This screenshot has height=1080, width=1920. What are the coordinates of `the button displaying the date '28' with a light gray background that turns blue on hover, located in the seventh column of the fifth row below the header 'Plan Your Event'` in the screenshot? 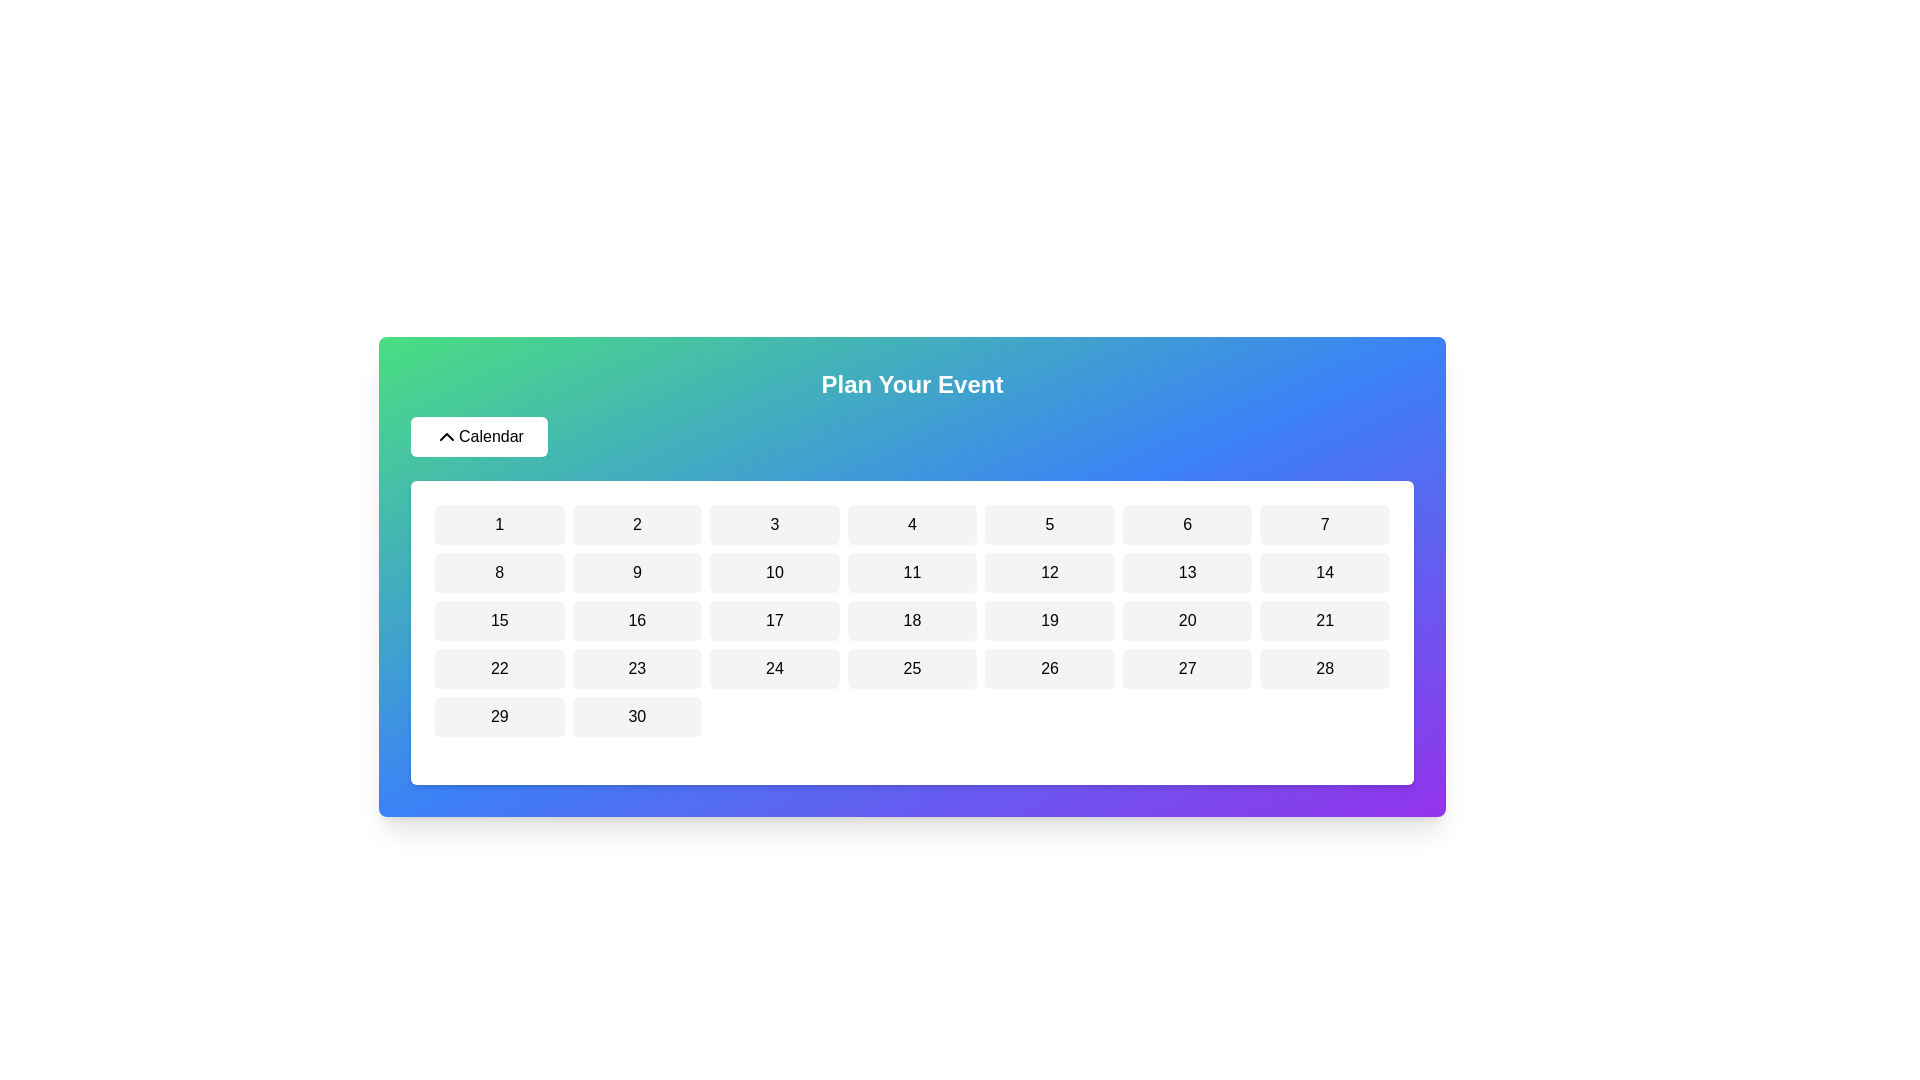 It's located at (1325, 668).